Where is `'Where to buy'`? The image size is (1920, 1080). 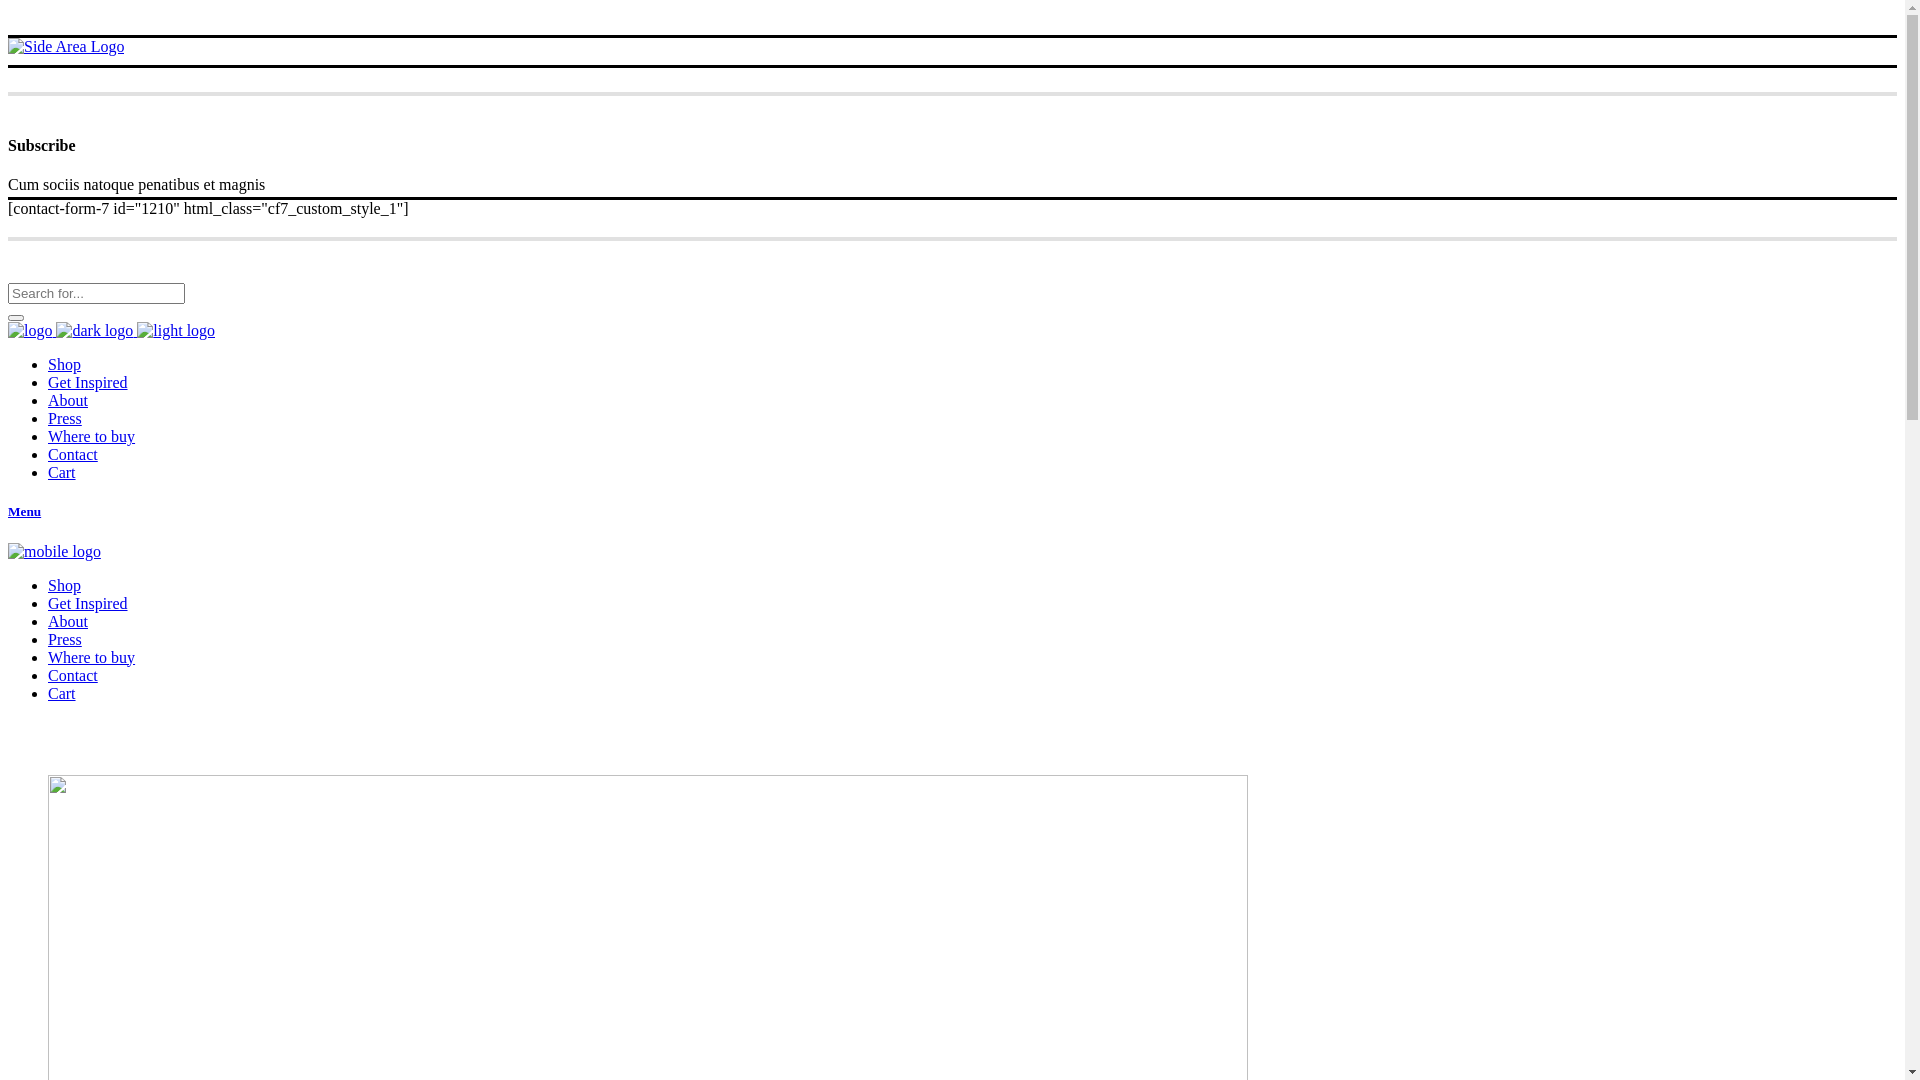
'Where to buy' is located at coordinates (90, 435).